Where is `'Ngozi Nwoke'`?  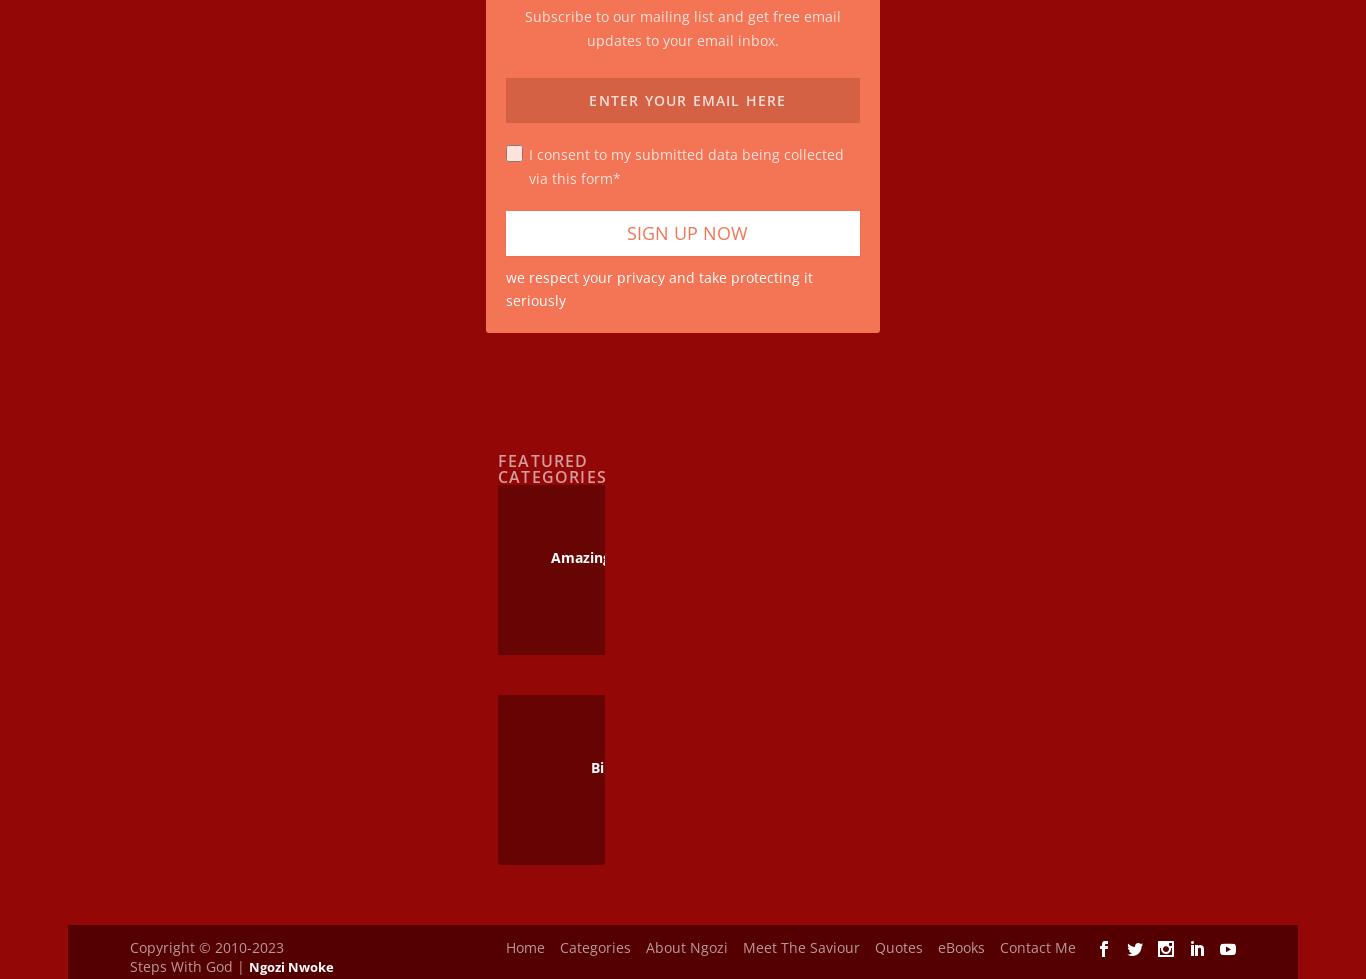
'Ngozi Nwoke' is located at coordinates (290, 953).